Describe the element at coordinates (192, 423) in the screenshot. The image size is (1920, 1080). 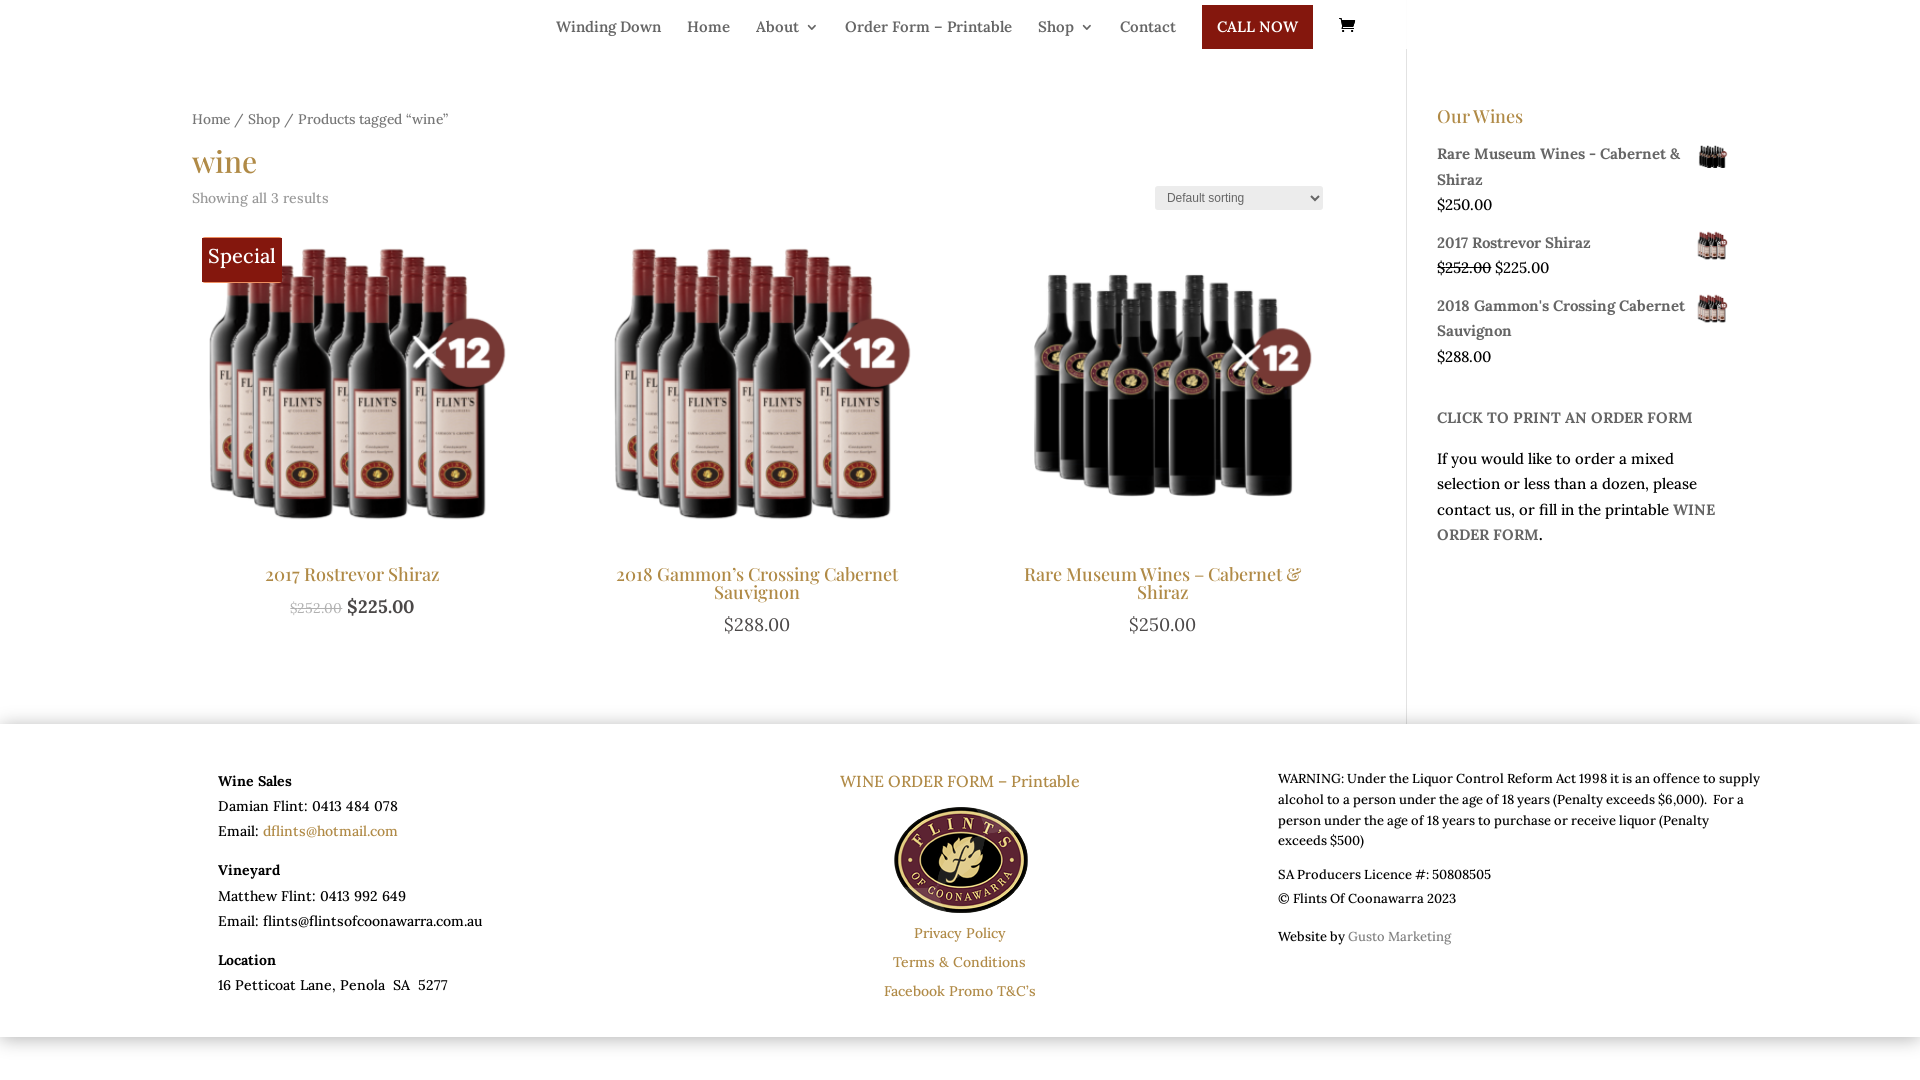
I see `'Sale!` at that location.